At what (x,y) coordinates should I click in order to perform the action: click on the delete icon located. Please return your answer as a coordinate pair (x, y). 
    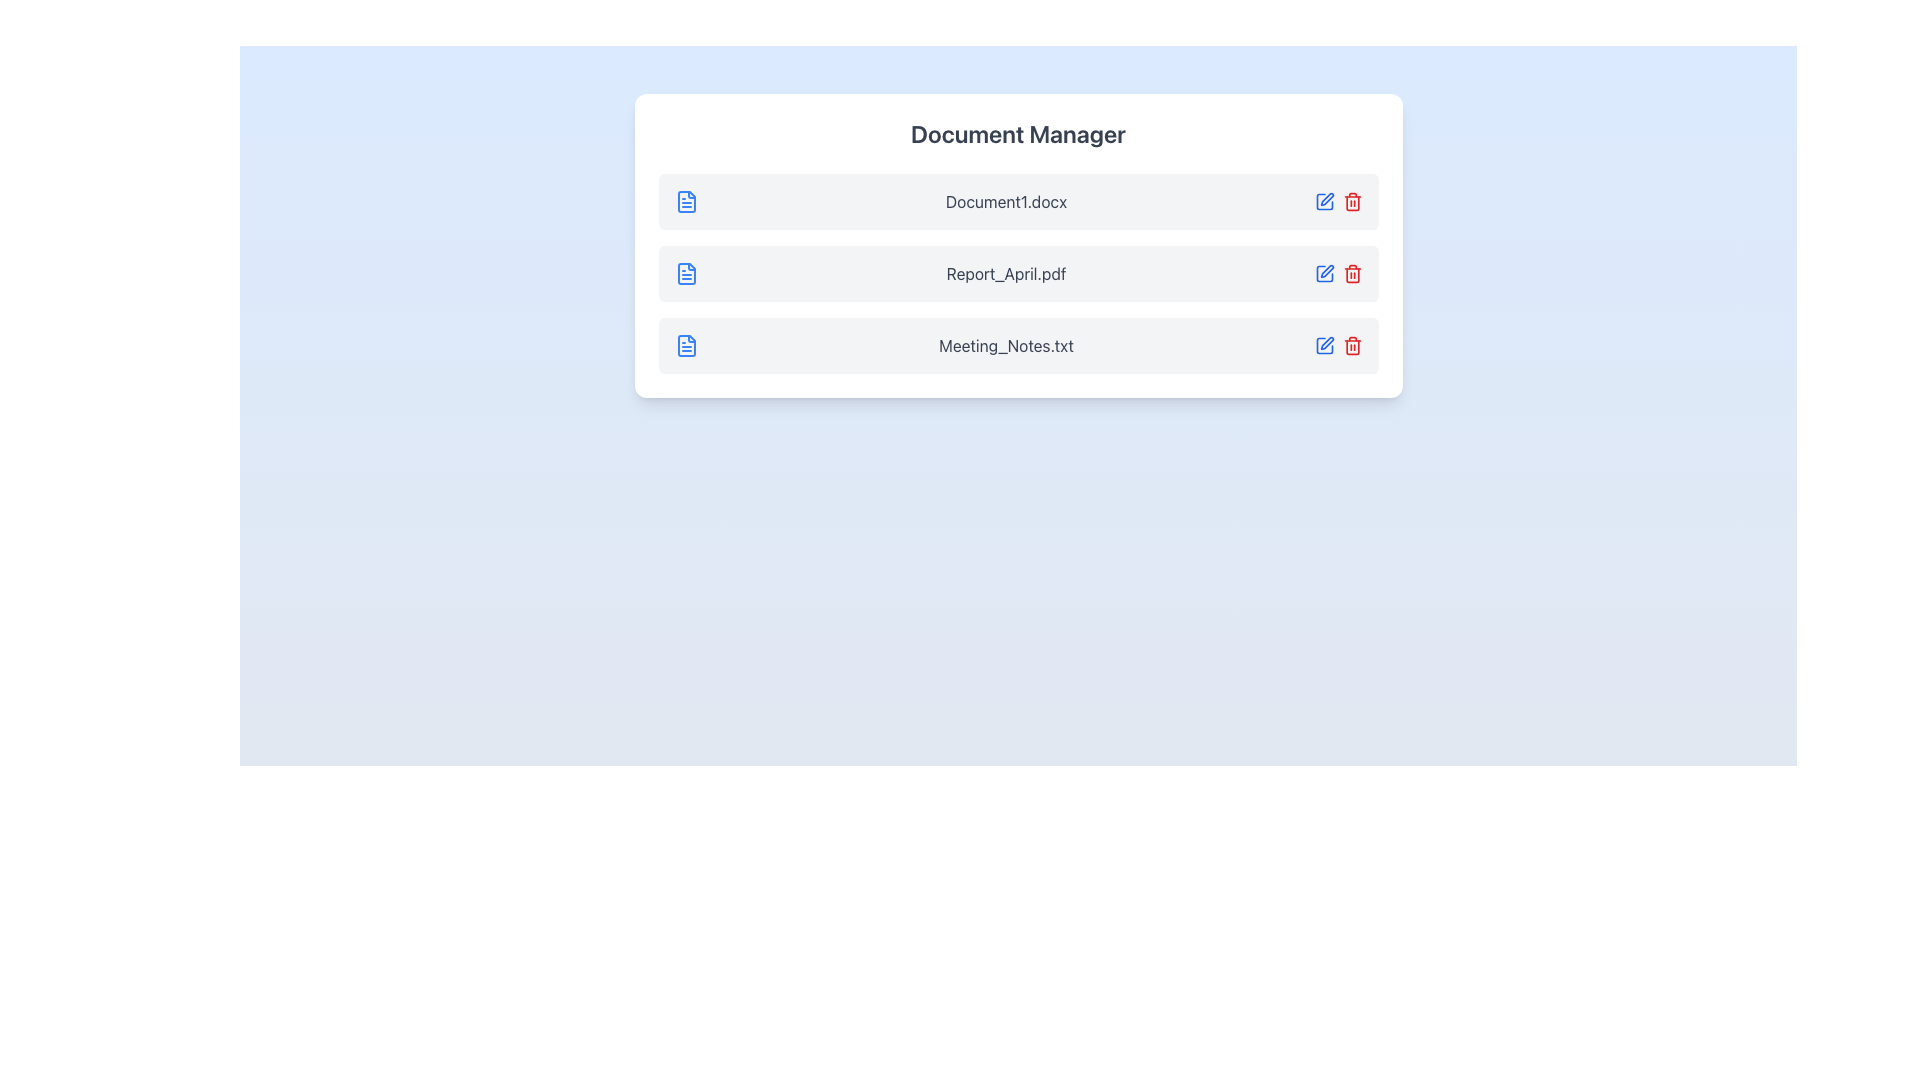
    Looking at the image, I should click on (1352, 345).